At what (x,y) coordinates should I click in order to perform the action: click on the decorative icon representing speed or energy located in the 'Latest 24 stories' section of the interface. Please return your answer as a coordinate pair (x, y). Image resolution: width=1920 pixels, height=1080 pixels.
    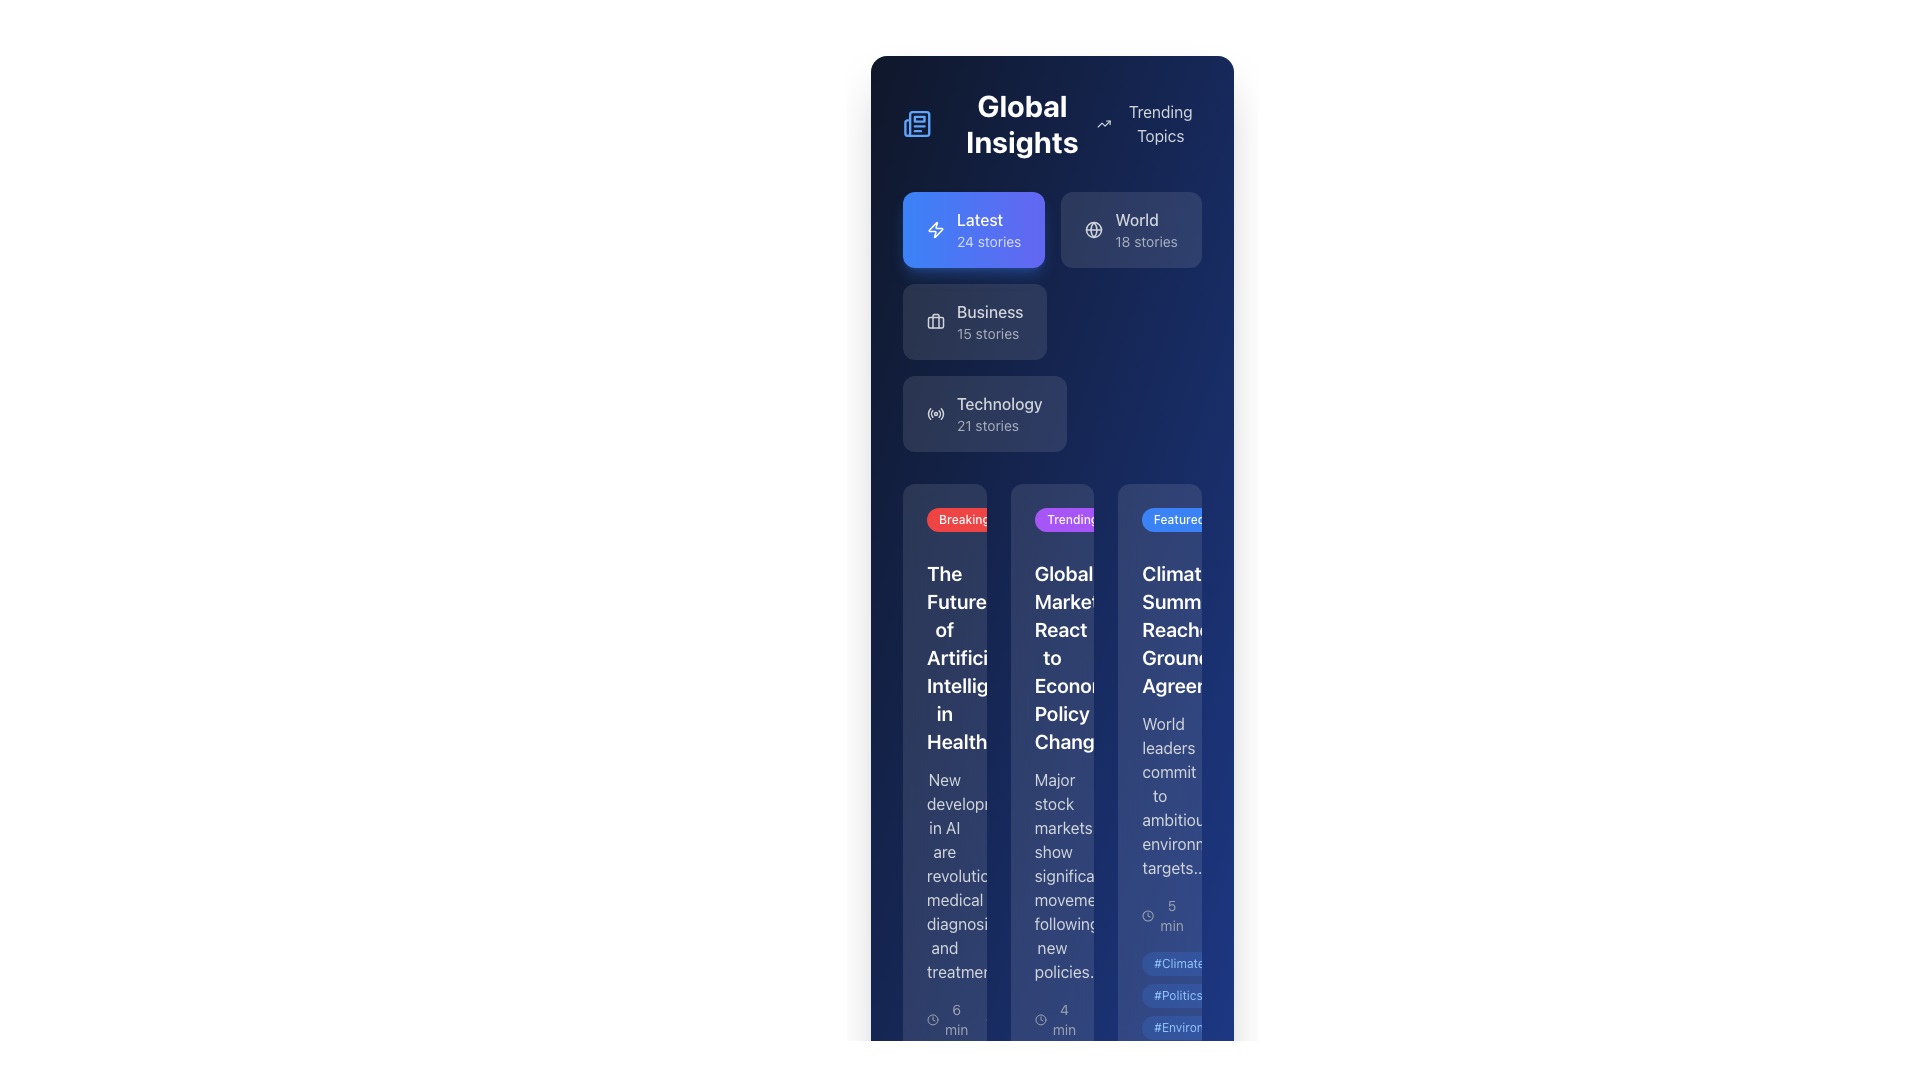
    Looking at the image, I should click on (935, 229).